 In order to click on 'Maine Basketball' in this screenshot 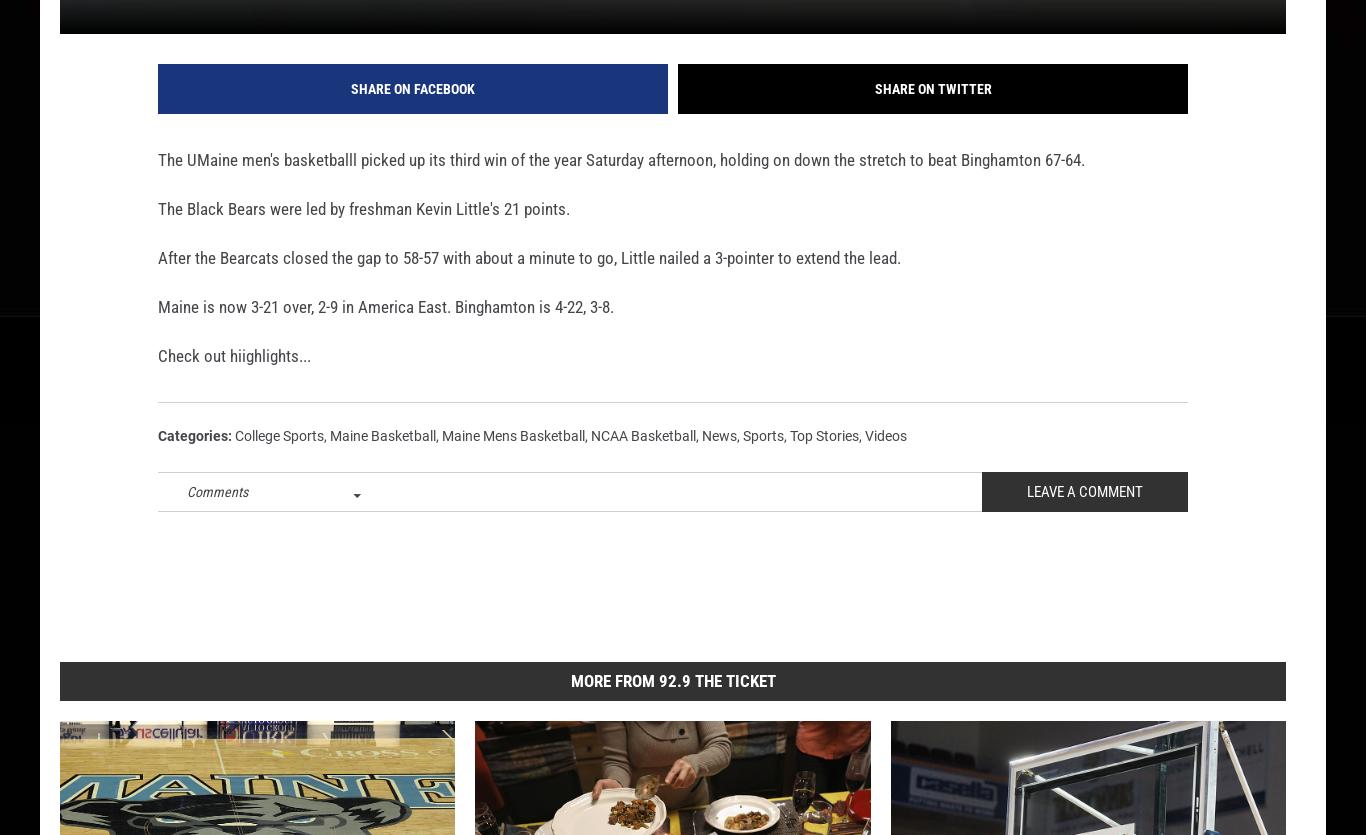, I will do `click(330, 467)`.